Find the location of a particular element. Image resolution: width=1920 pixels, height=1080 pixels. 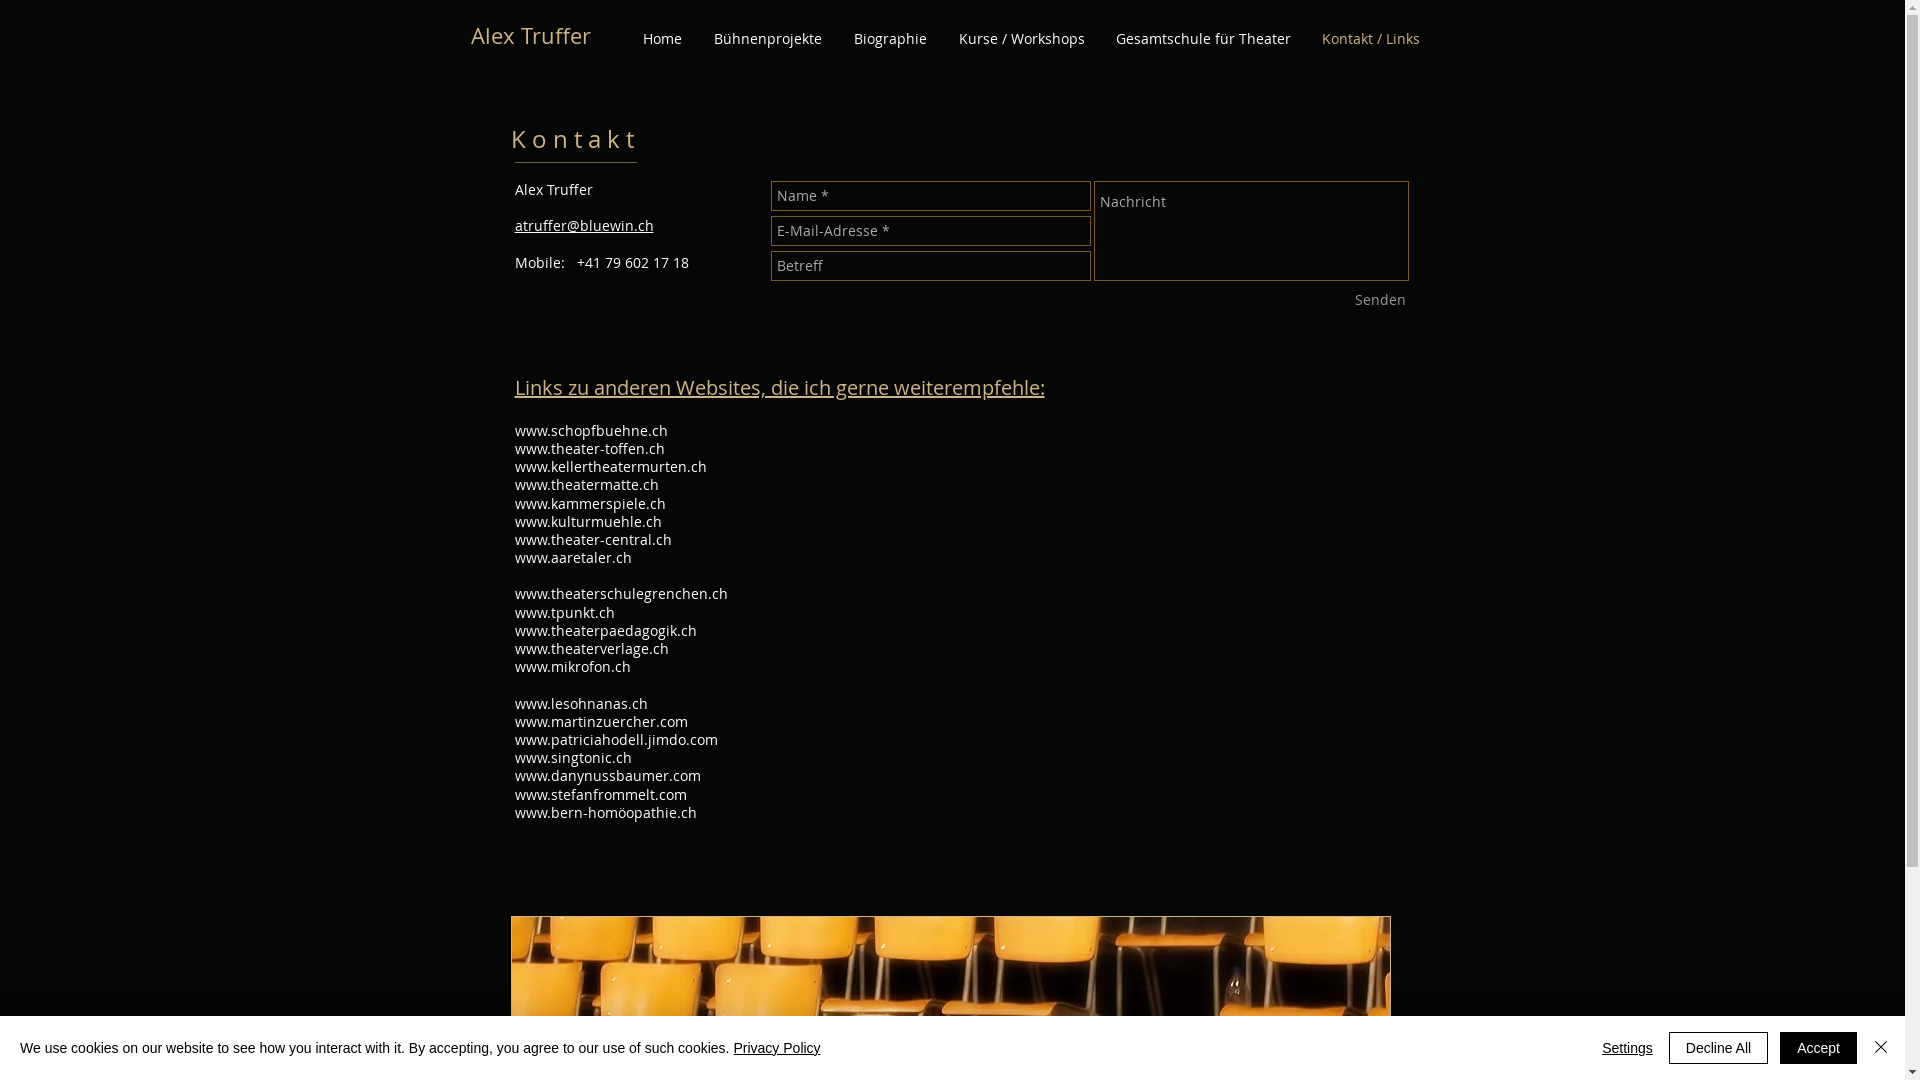

'www.mikrofon.ch' is located at coordinates (570, 666).